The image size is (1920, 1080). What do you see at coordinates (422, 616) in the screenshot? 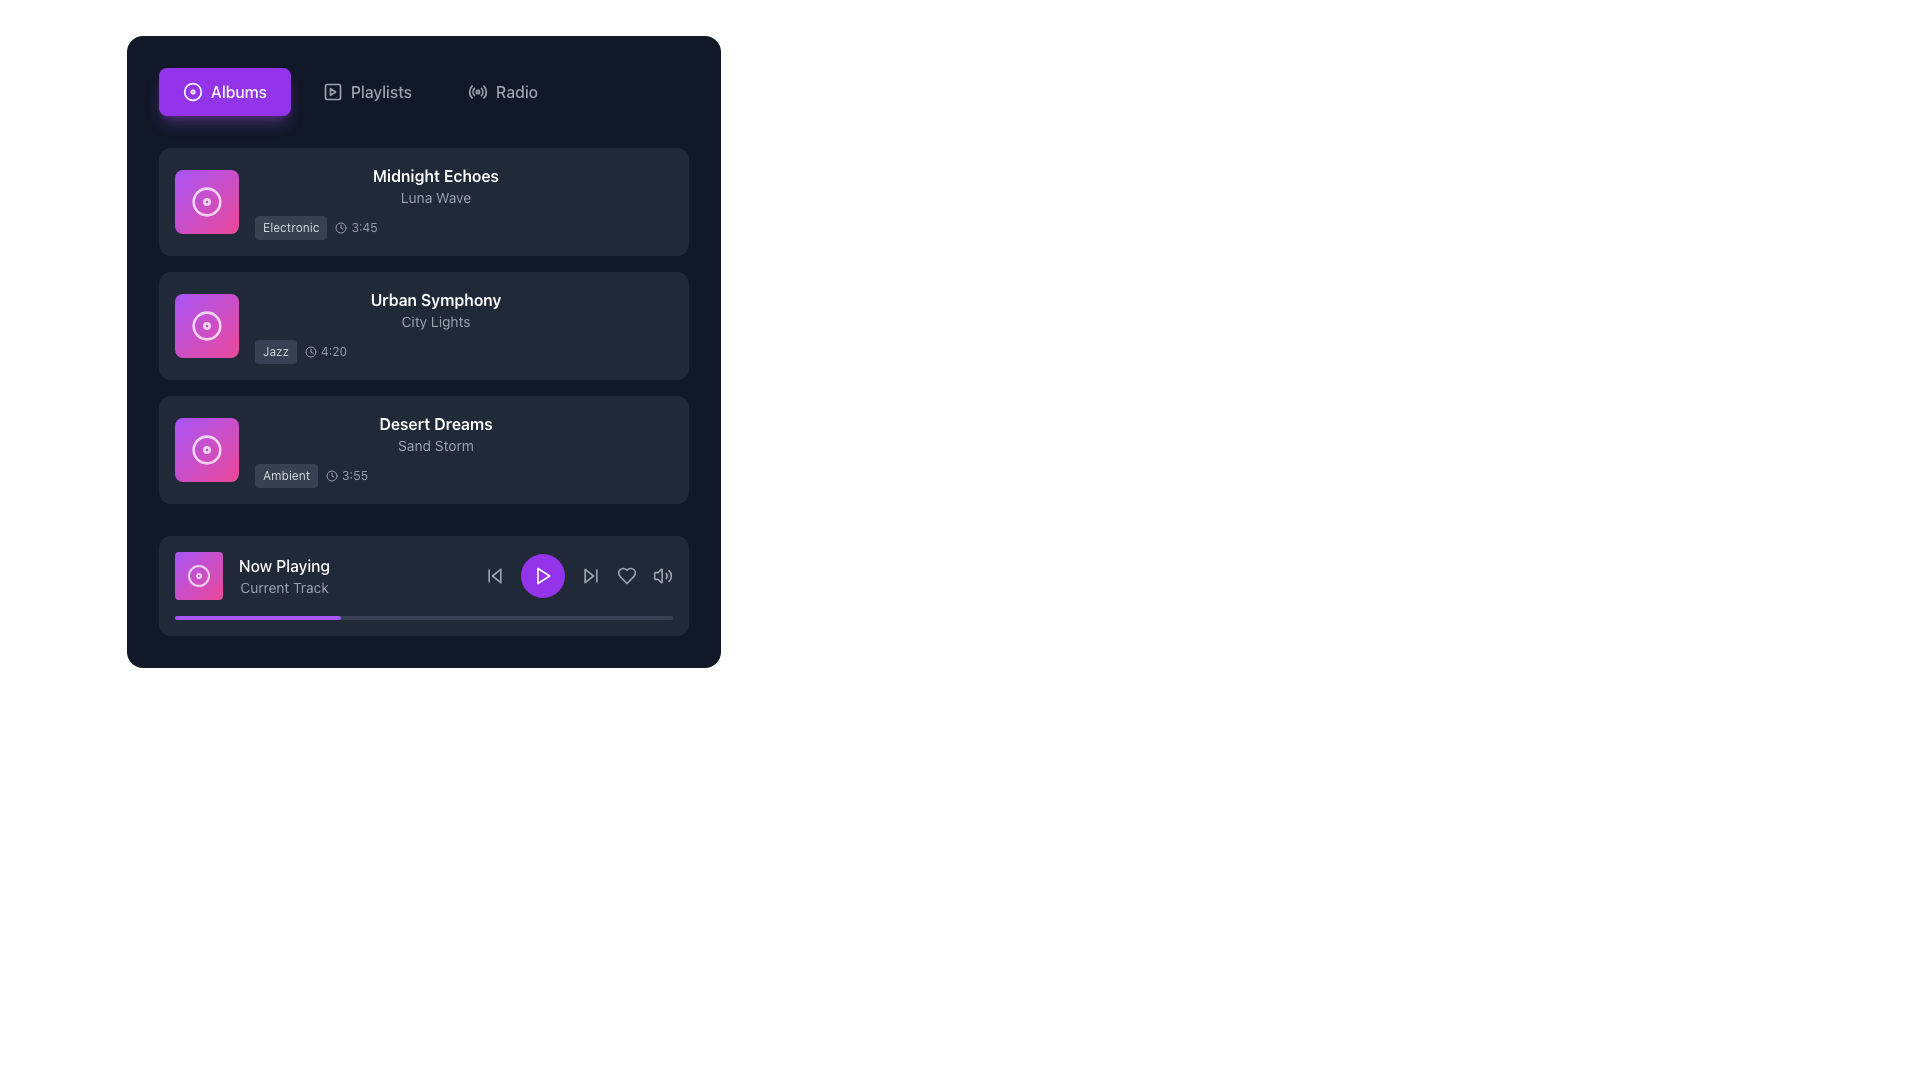
I see `the progress bar located in the 'Now Playing' section, positioned below the track title and control buttons` at bounding box center [422, 616].